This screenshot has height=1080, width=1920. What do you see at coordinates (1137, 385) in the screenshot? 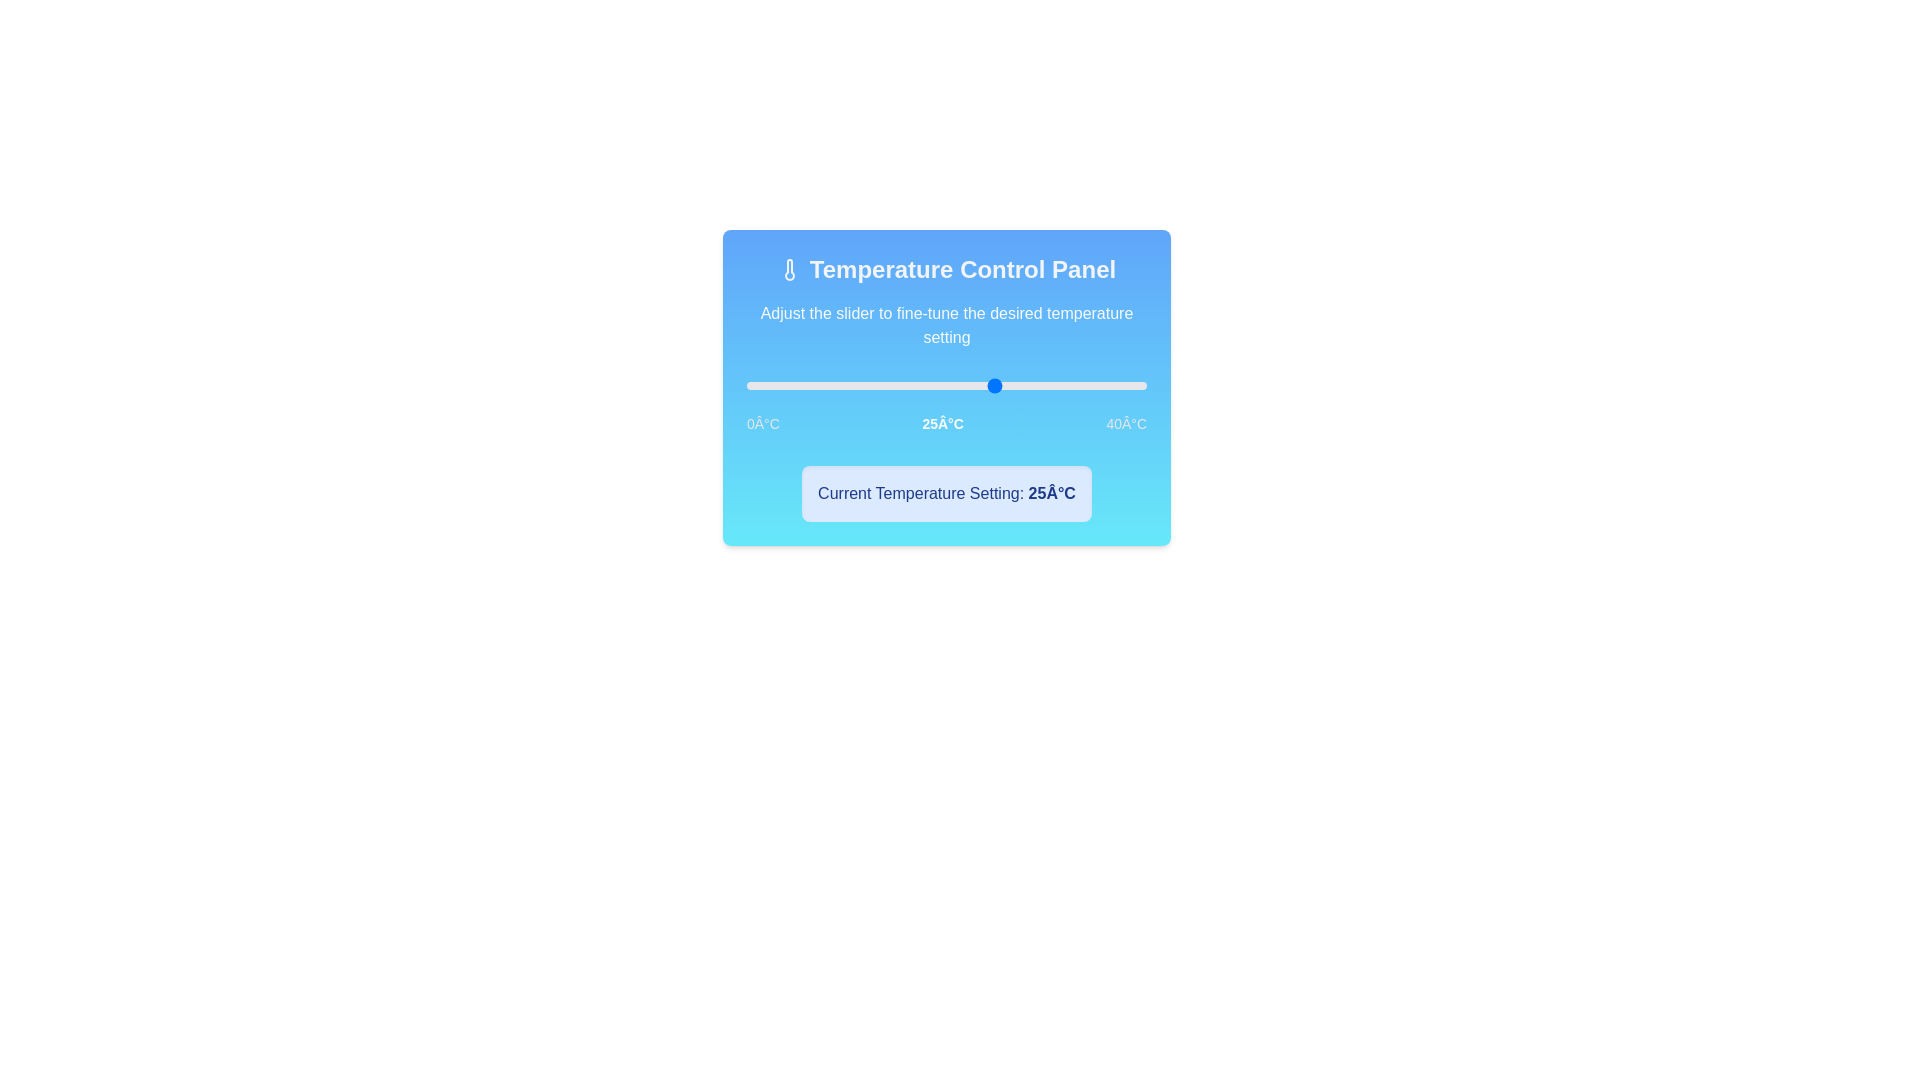
I see `the slider to set the temperature to 39°C` at bounding box center [1137, 385].